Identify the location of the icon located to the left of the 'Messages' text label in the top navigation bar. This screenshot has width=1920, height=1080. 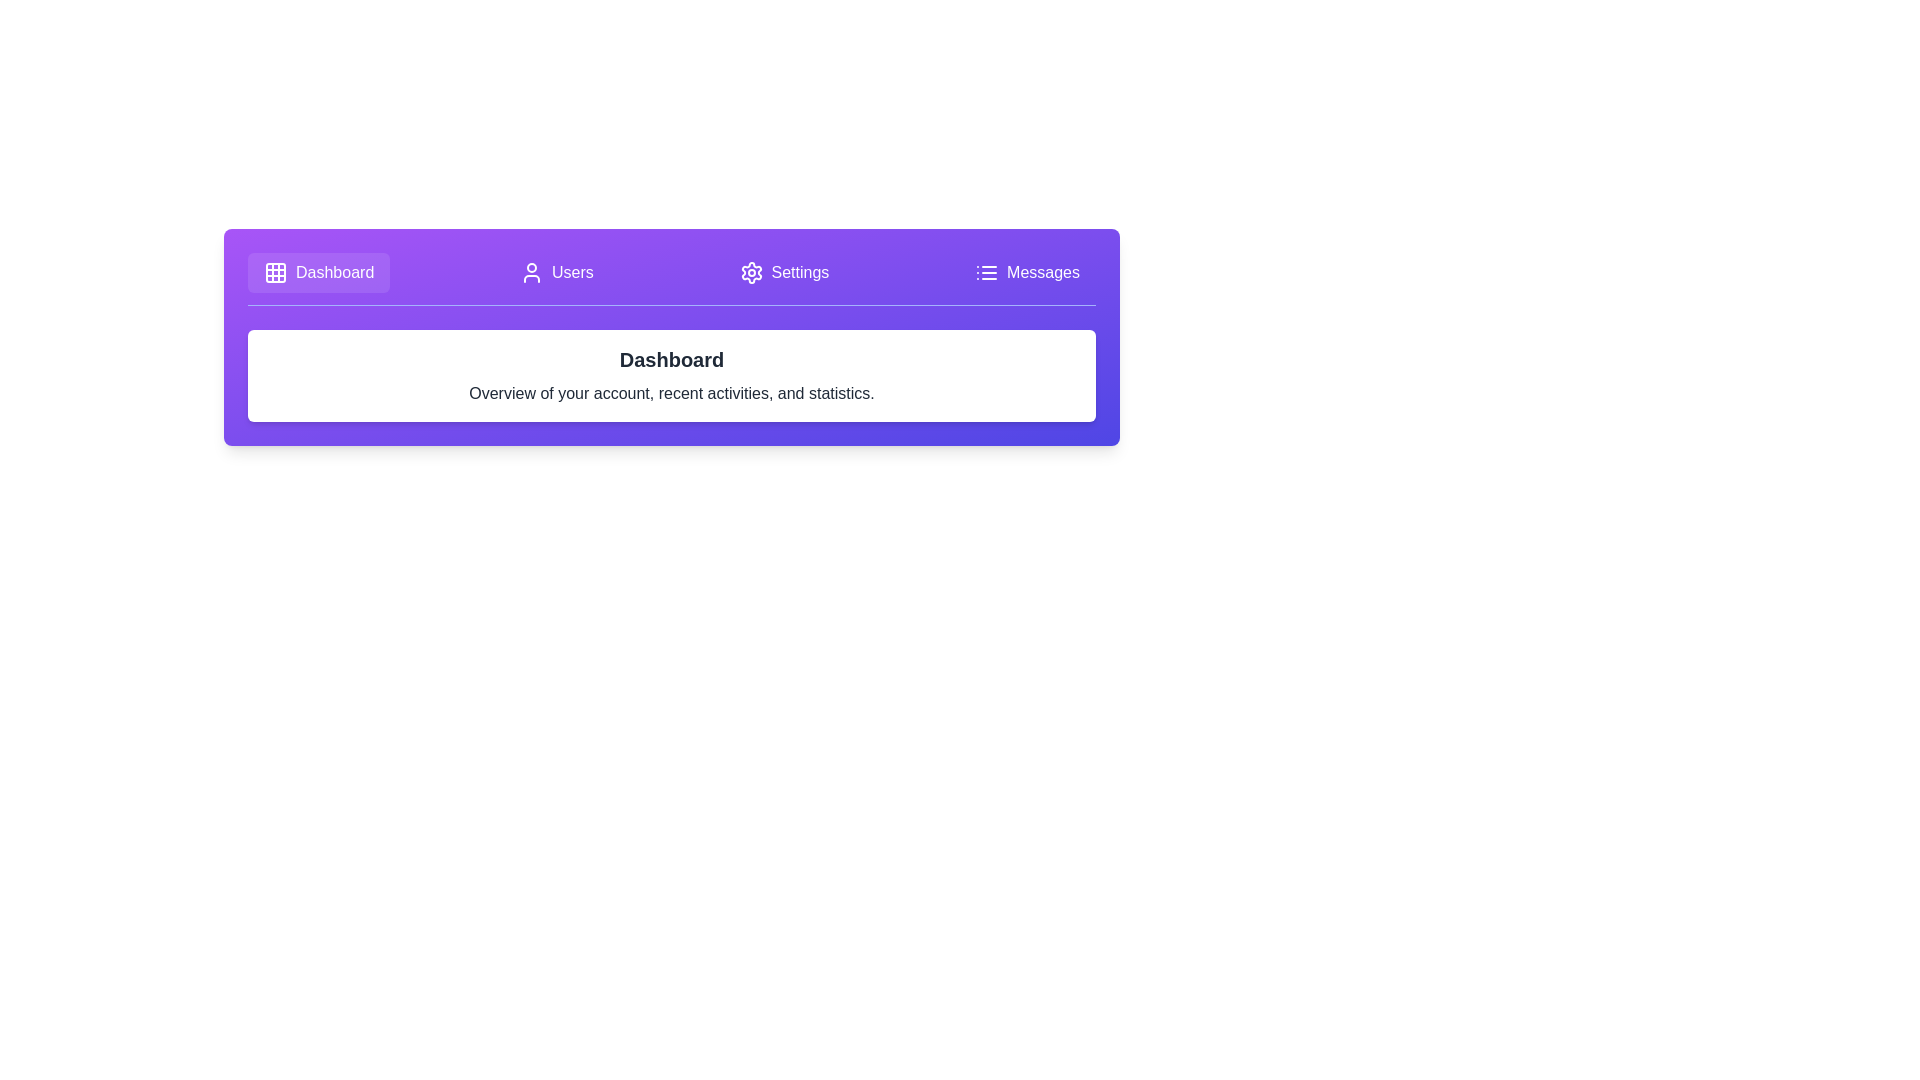
(987, 273).